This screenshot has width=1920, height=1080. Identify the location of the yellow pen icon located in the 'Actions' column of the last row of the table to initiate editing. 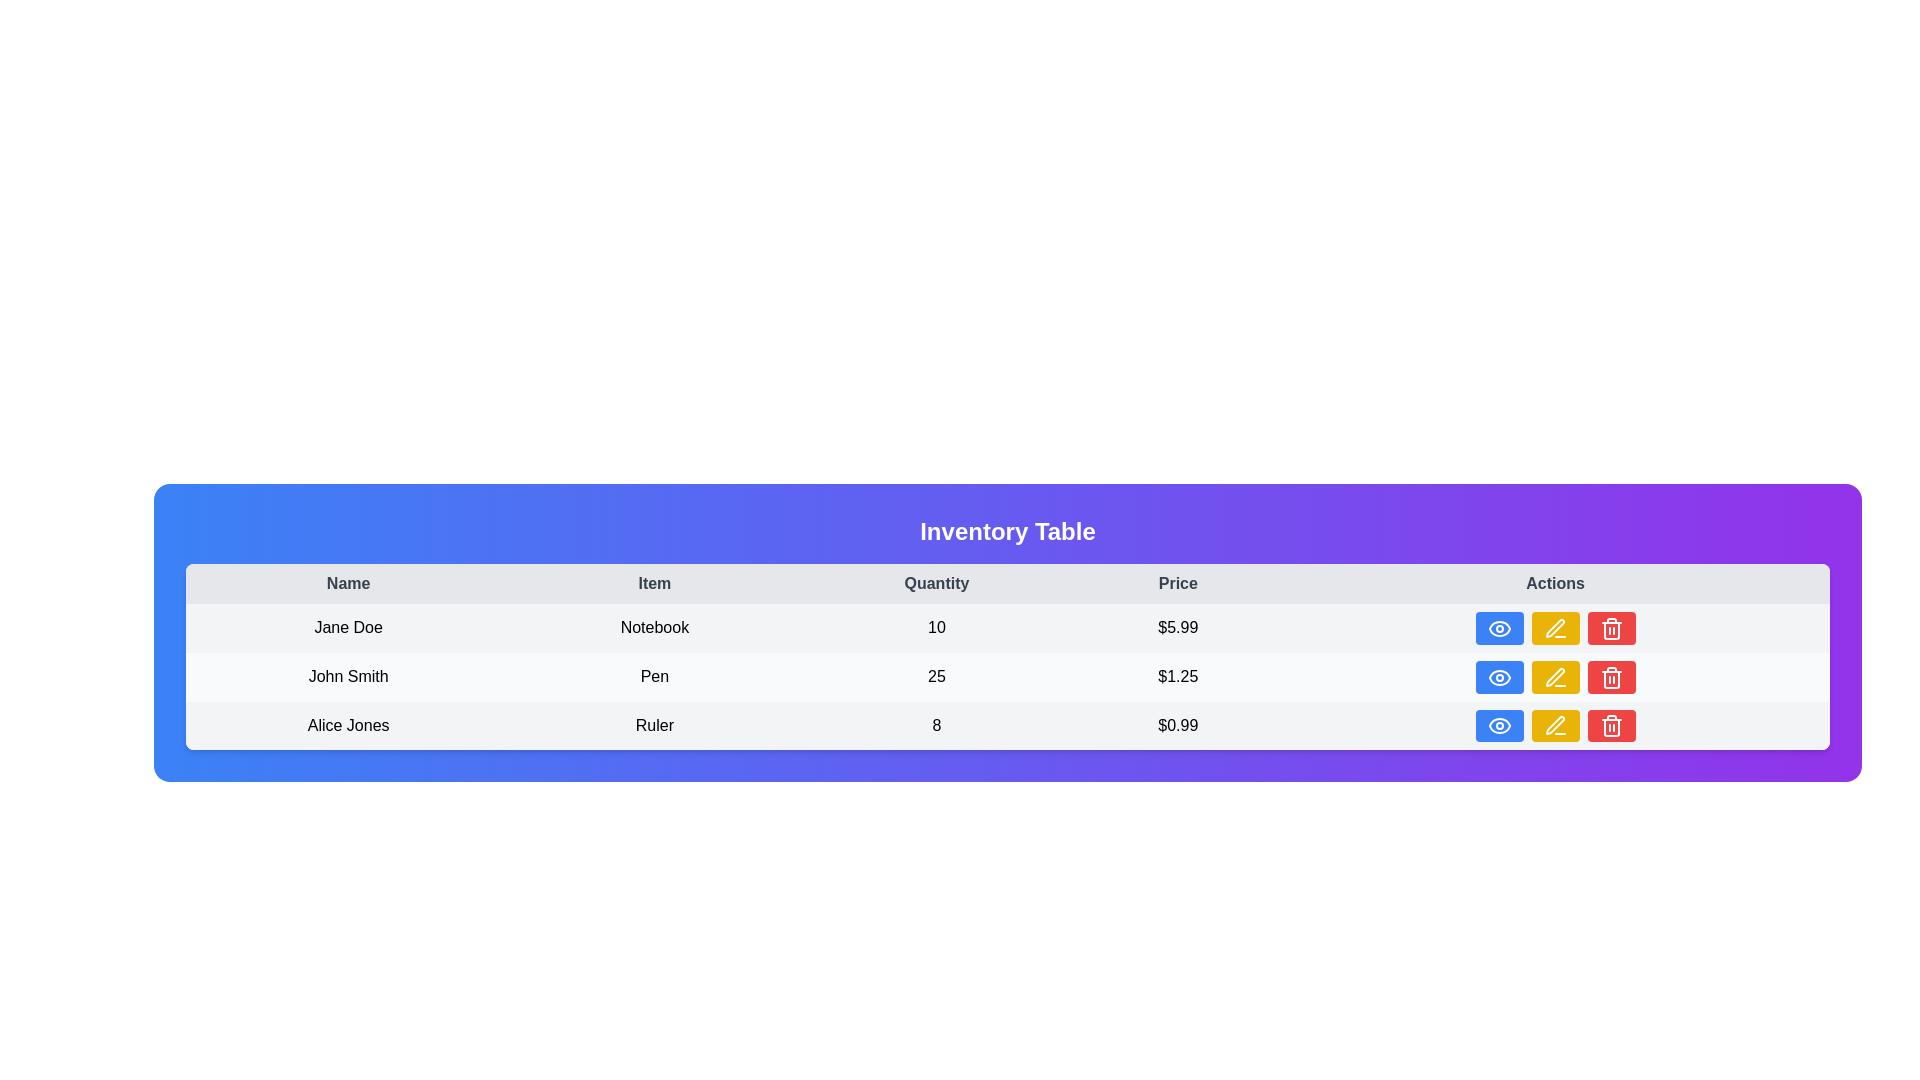
(1554, 726).